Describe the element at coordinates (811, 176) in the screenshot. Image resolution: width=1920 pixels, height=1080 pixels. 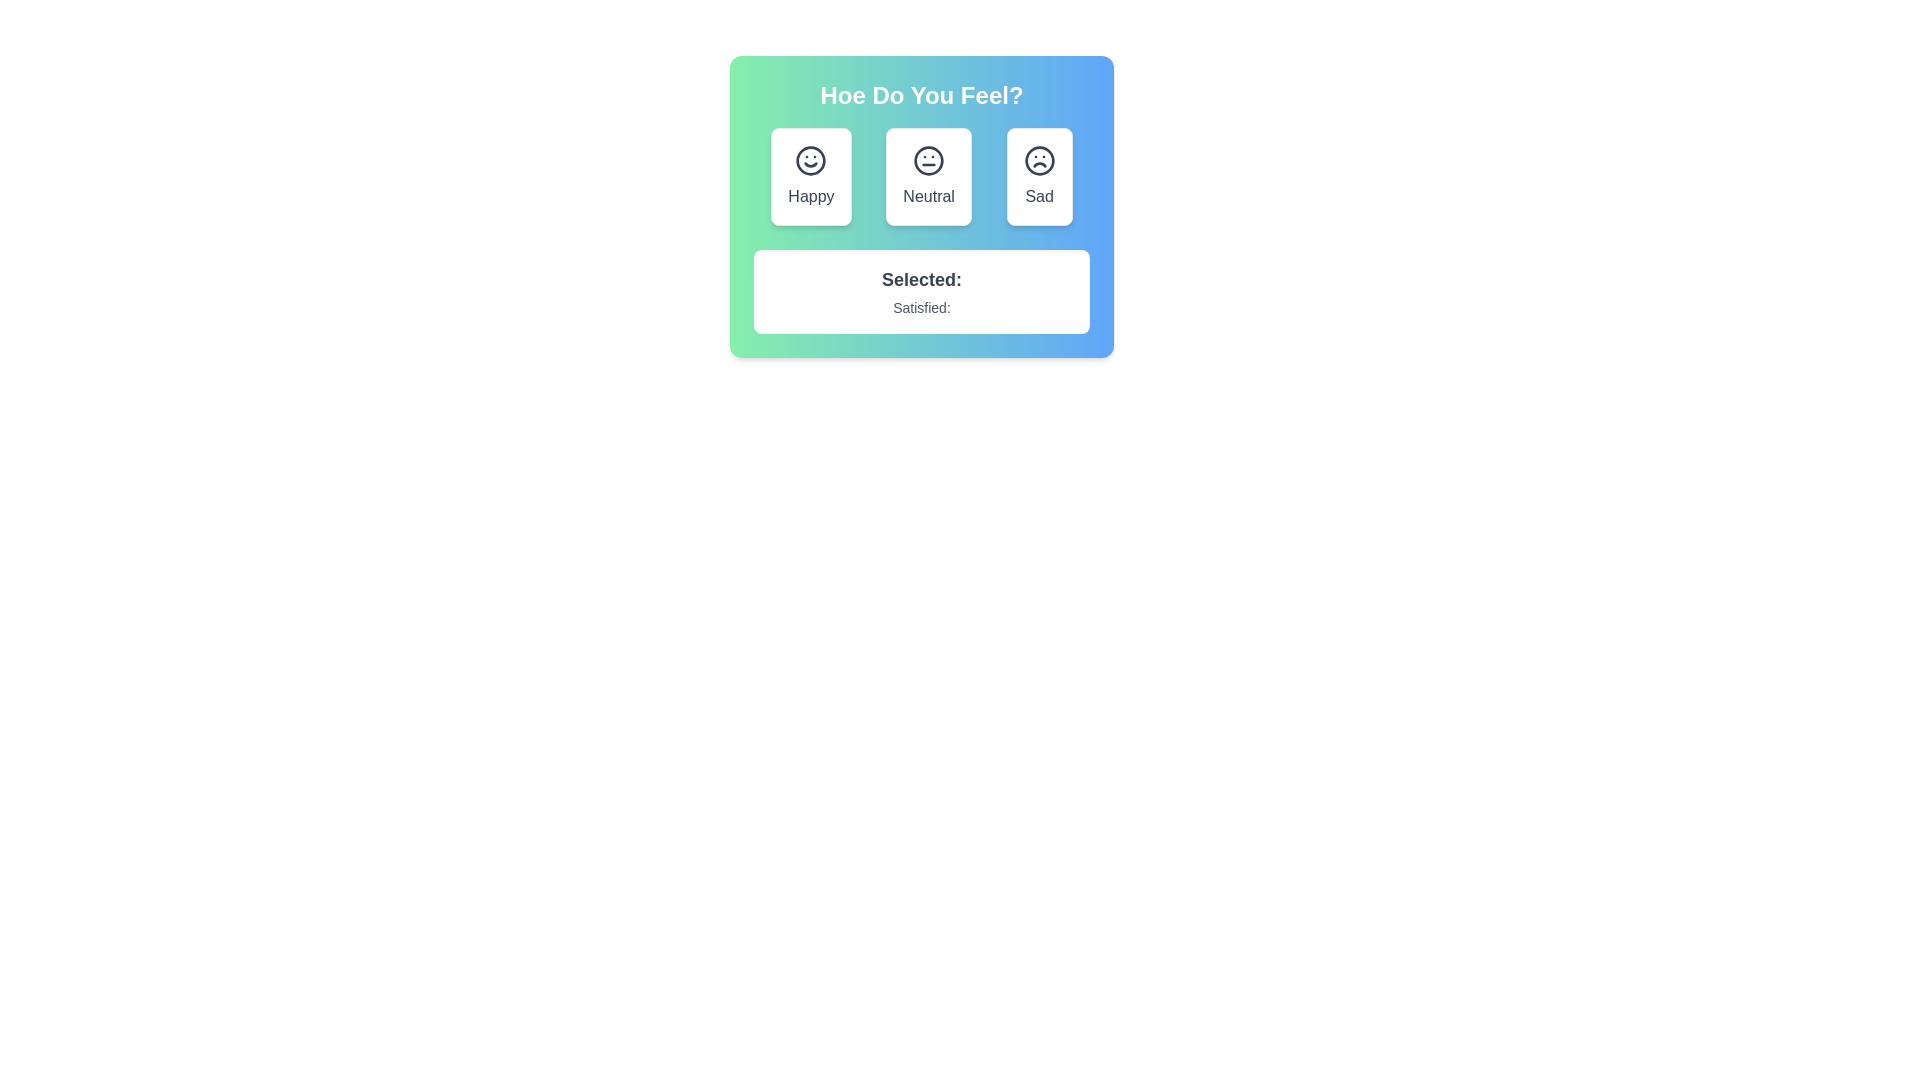
I see `the Happy button to select the corresponding emotion` at that location.